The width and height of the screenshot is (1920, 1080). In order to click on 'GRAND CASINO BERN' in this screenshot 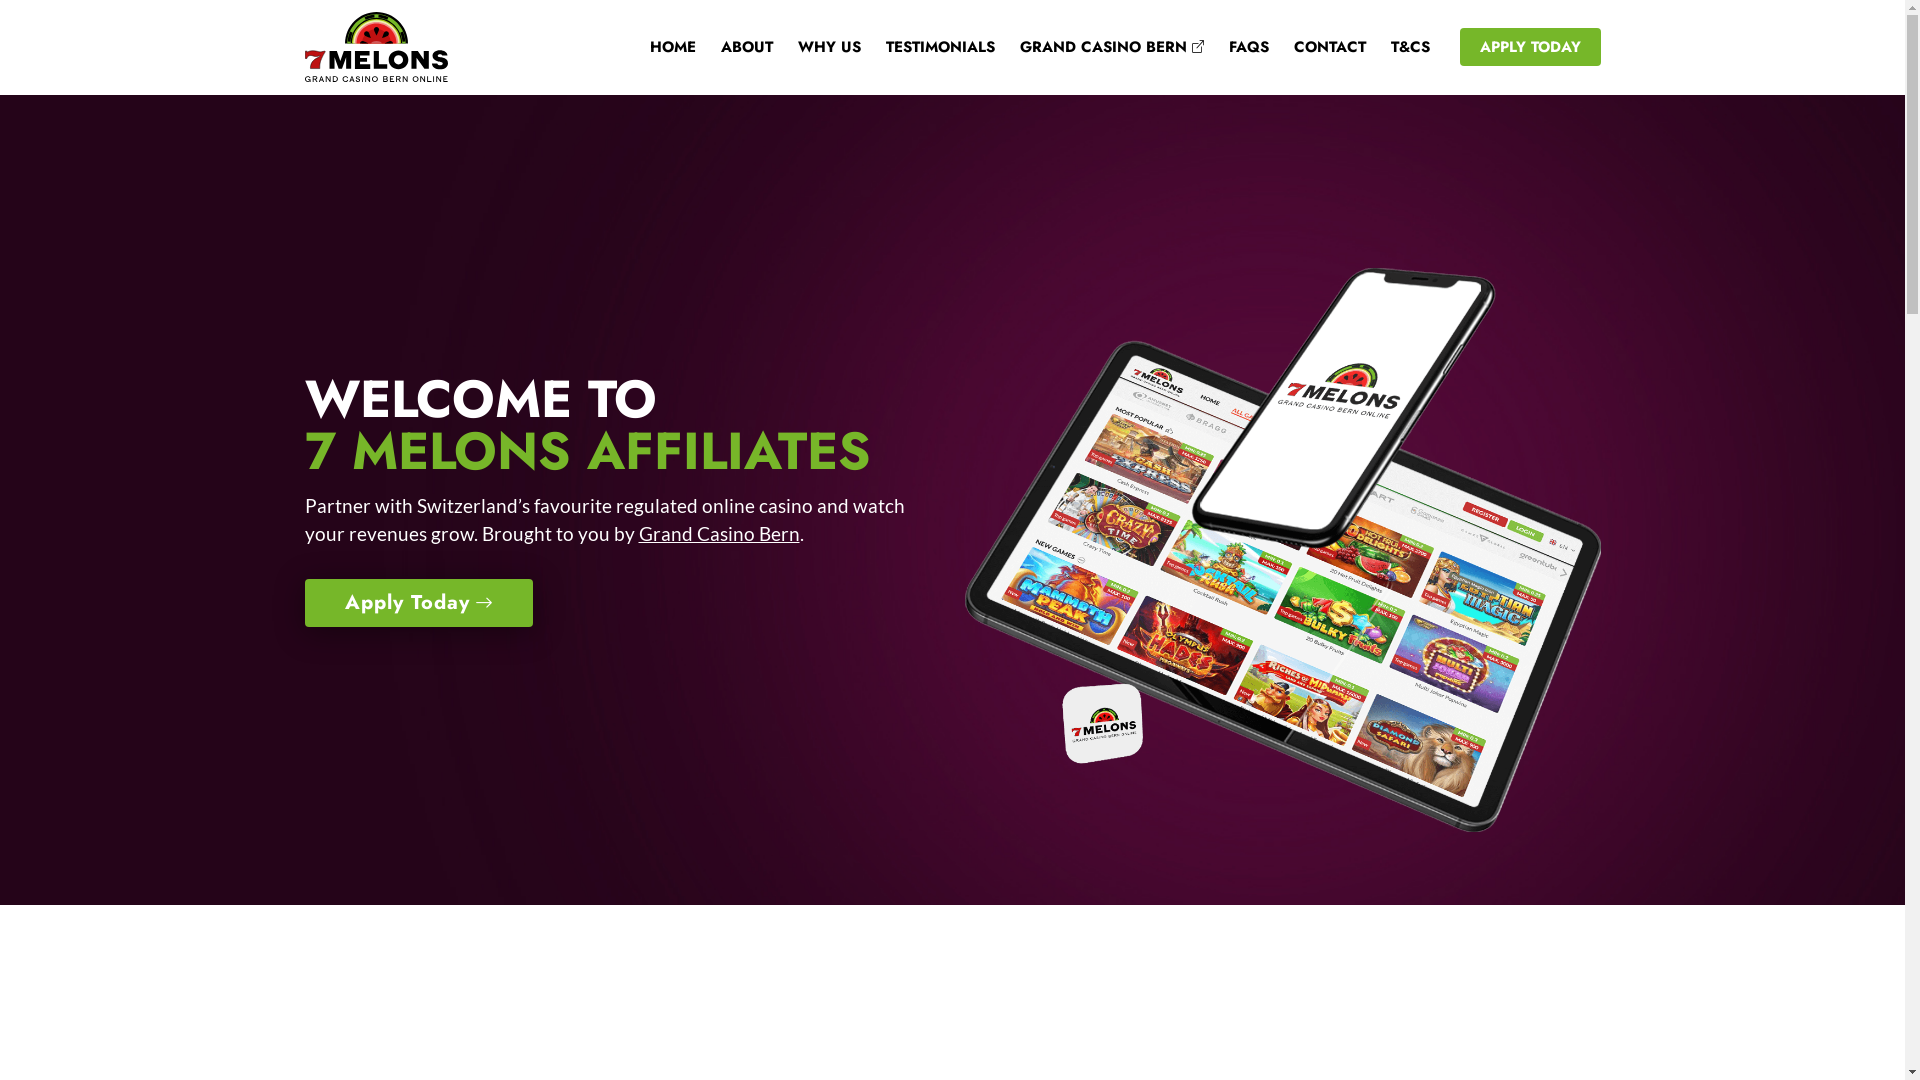, I will do `click(1097, 46)`.